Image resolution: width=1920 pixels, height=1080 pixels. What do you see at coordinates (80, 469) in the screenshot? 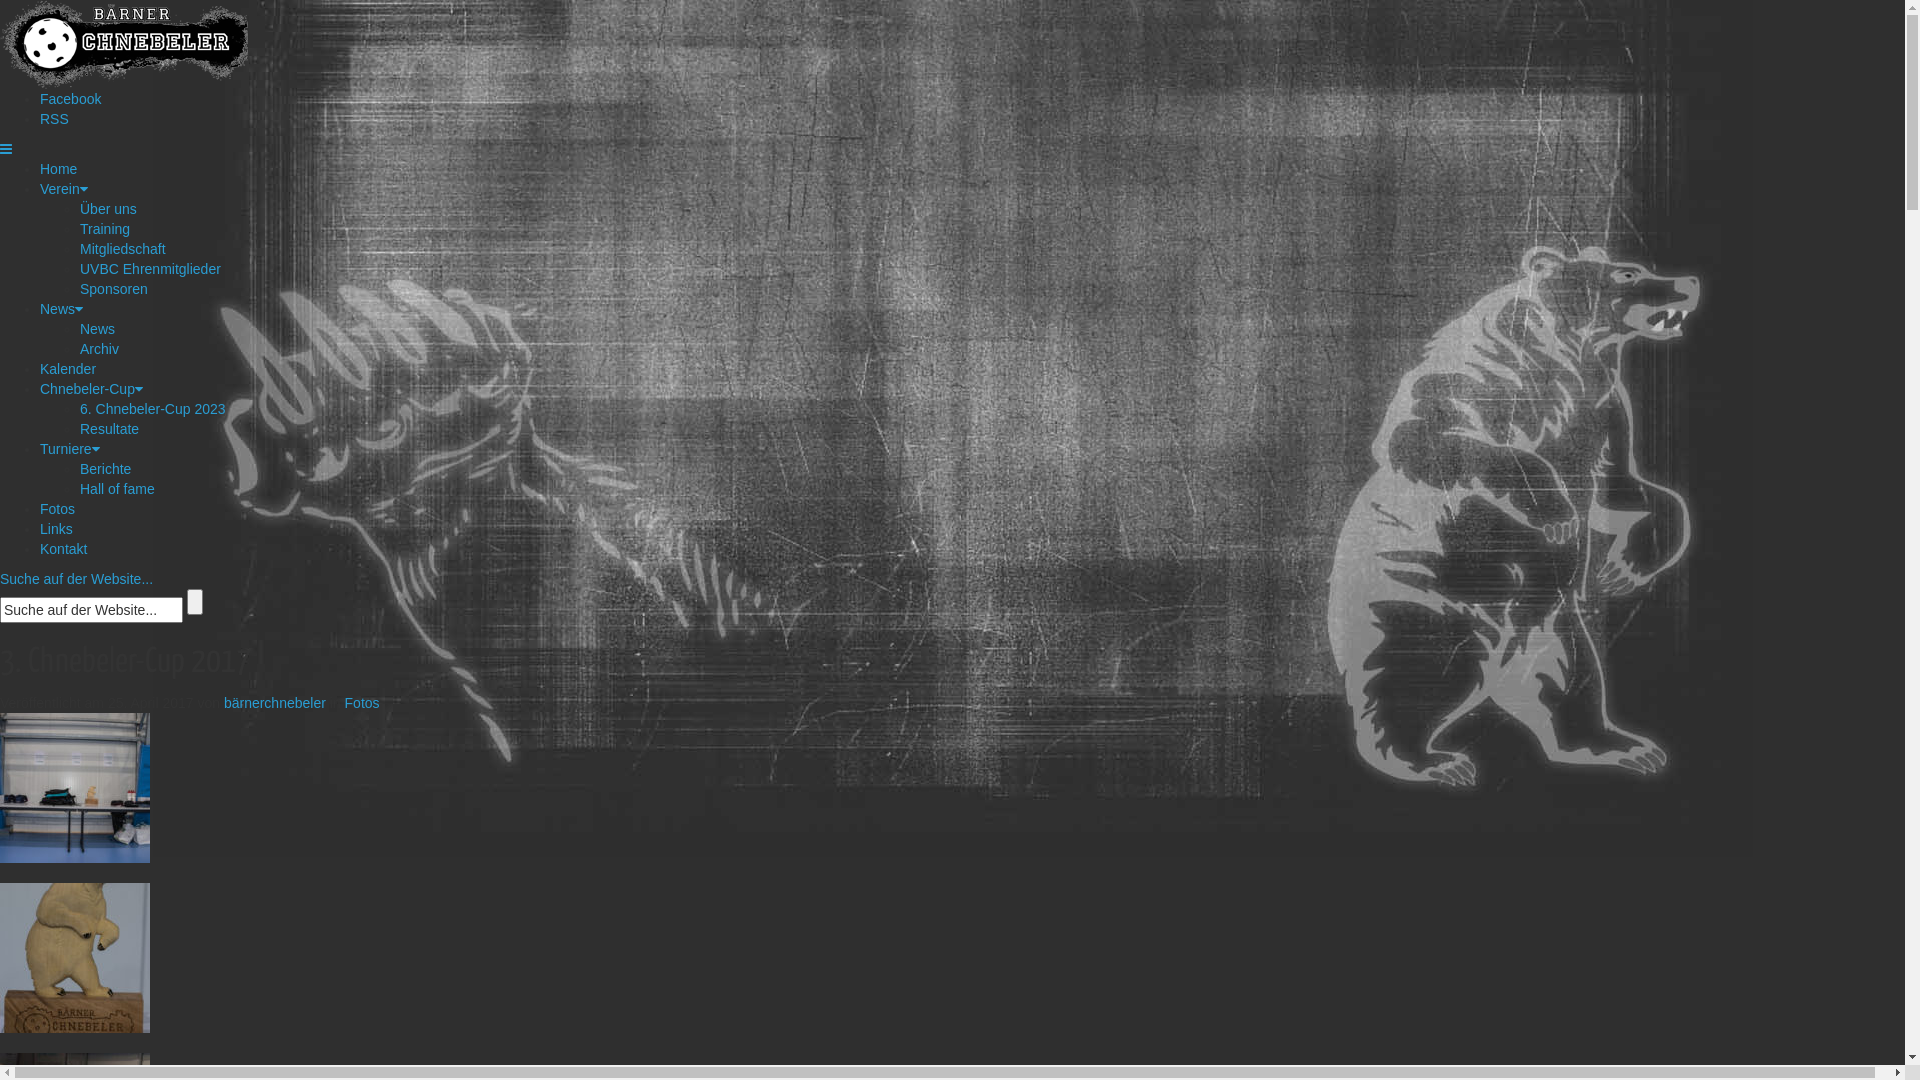
I see `'Berichte'` at bounding box center [80, 469].